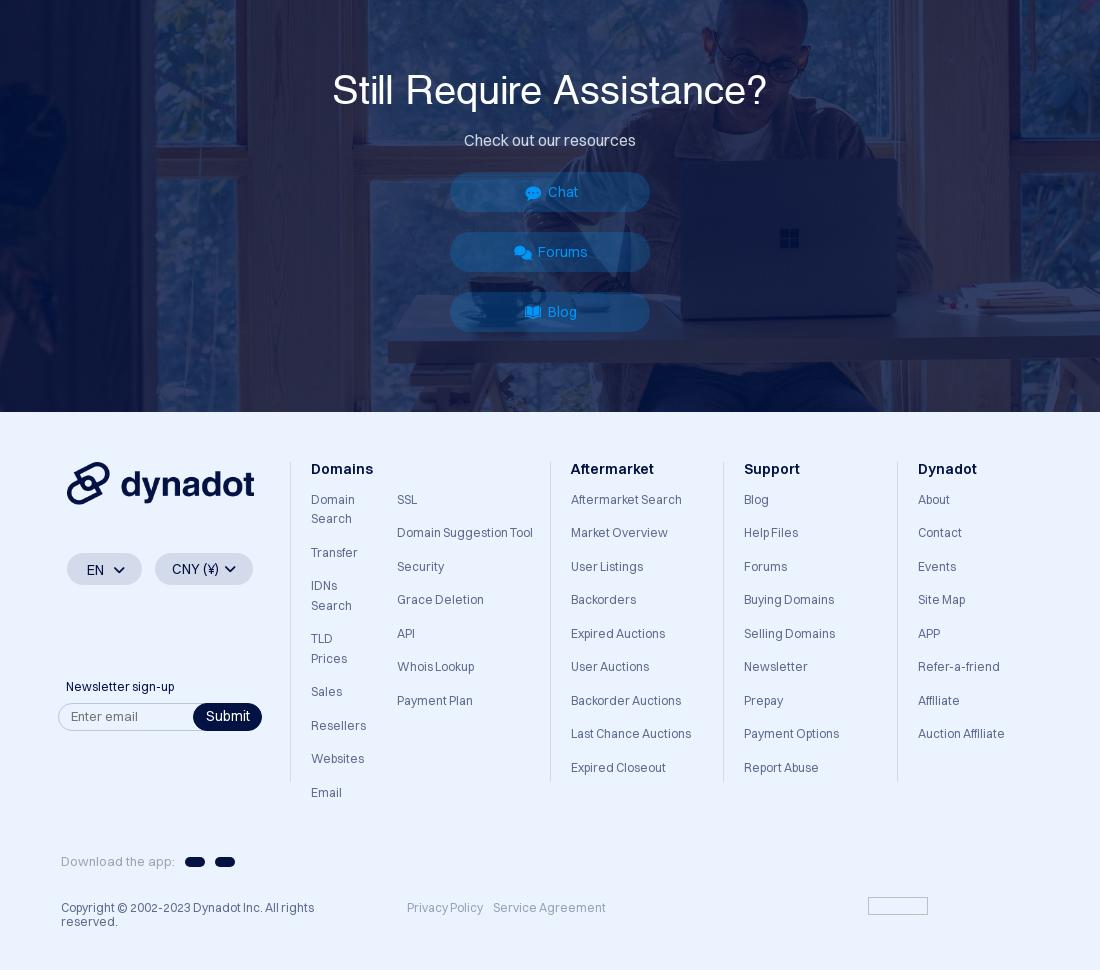 Image resolution: width=1100 pixels, height=970 pixels. Describe the element at coordinates (629, 732) in the screenshot. I see `'Last Chance Auctions'` at that location.